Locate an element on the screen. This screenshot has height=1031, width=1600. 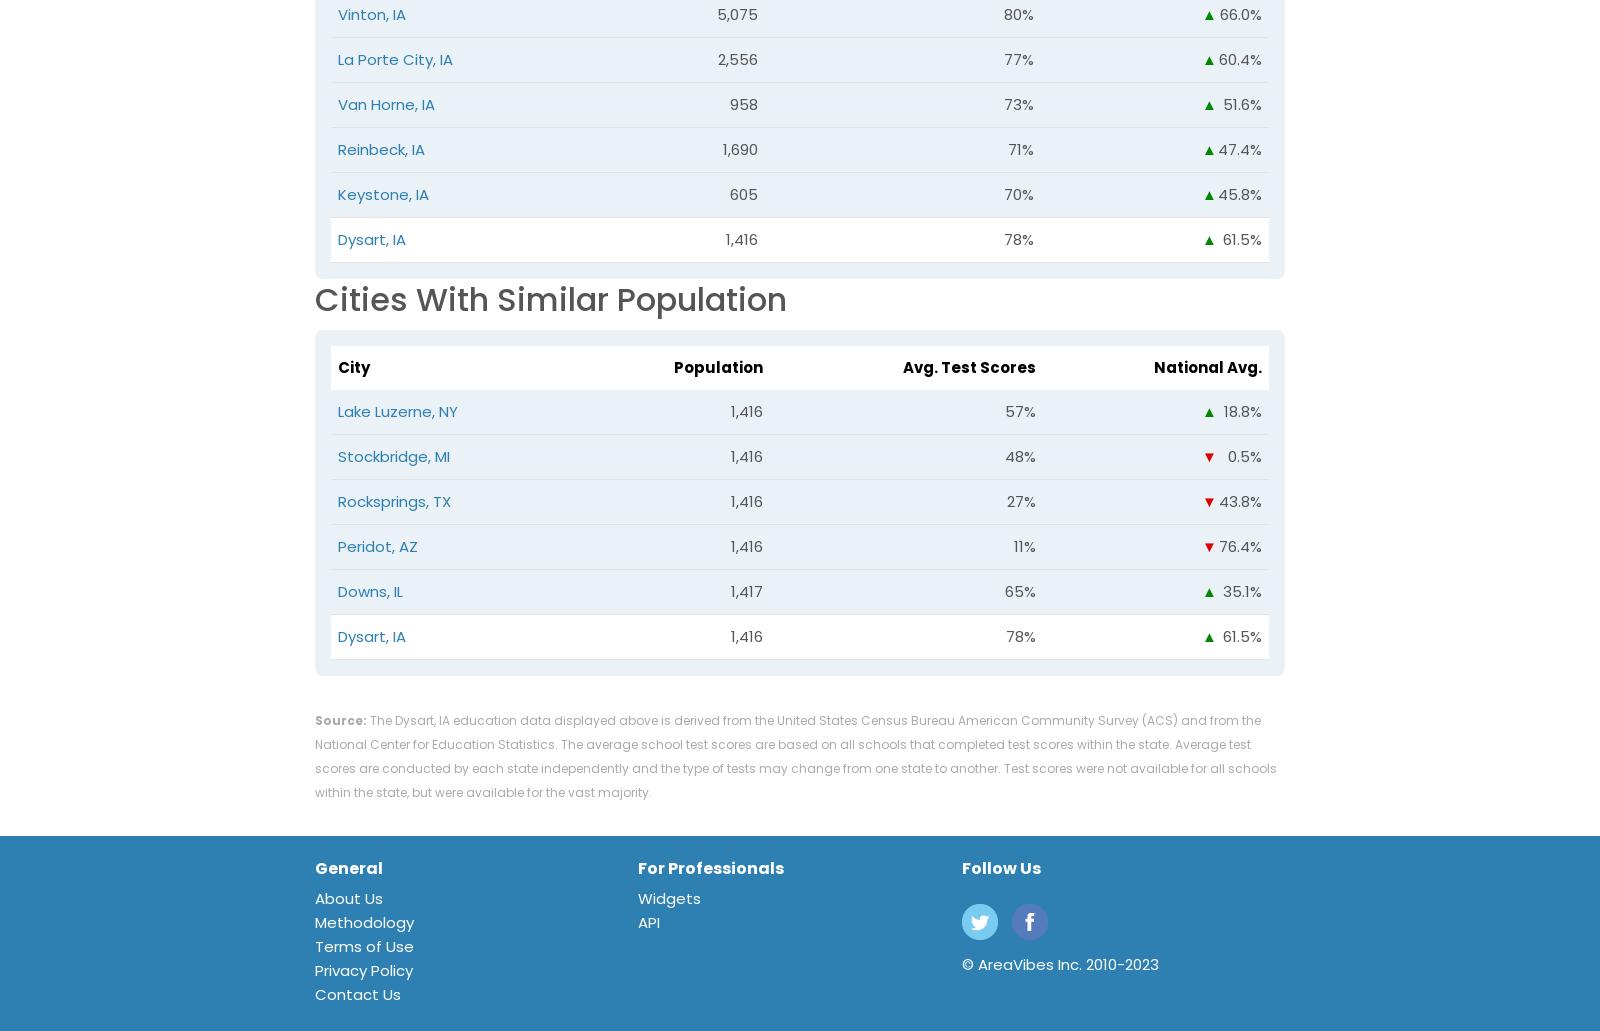
'For Professionals' is located at coordinates (711, 868).